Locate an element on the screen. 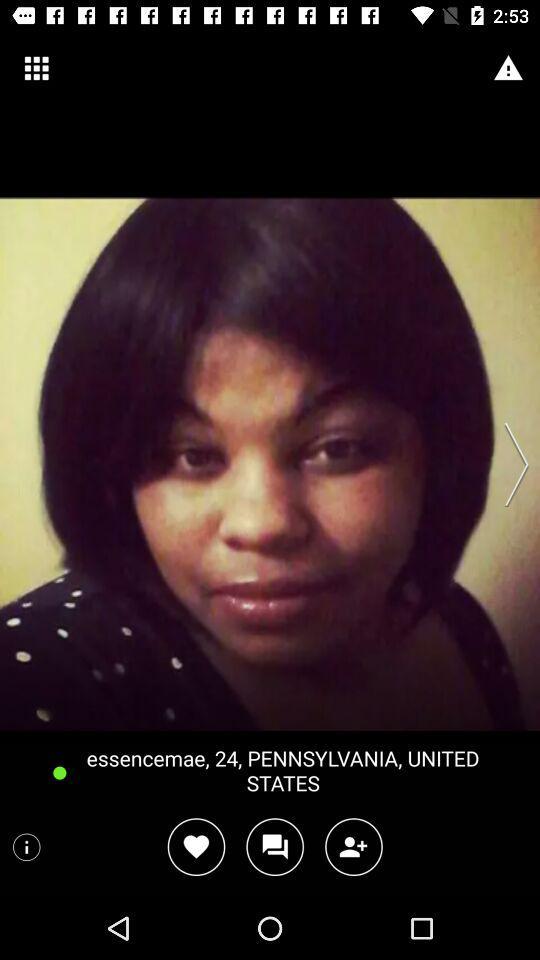  like this selfie is located at coordinates (196, 846).